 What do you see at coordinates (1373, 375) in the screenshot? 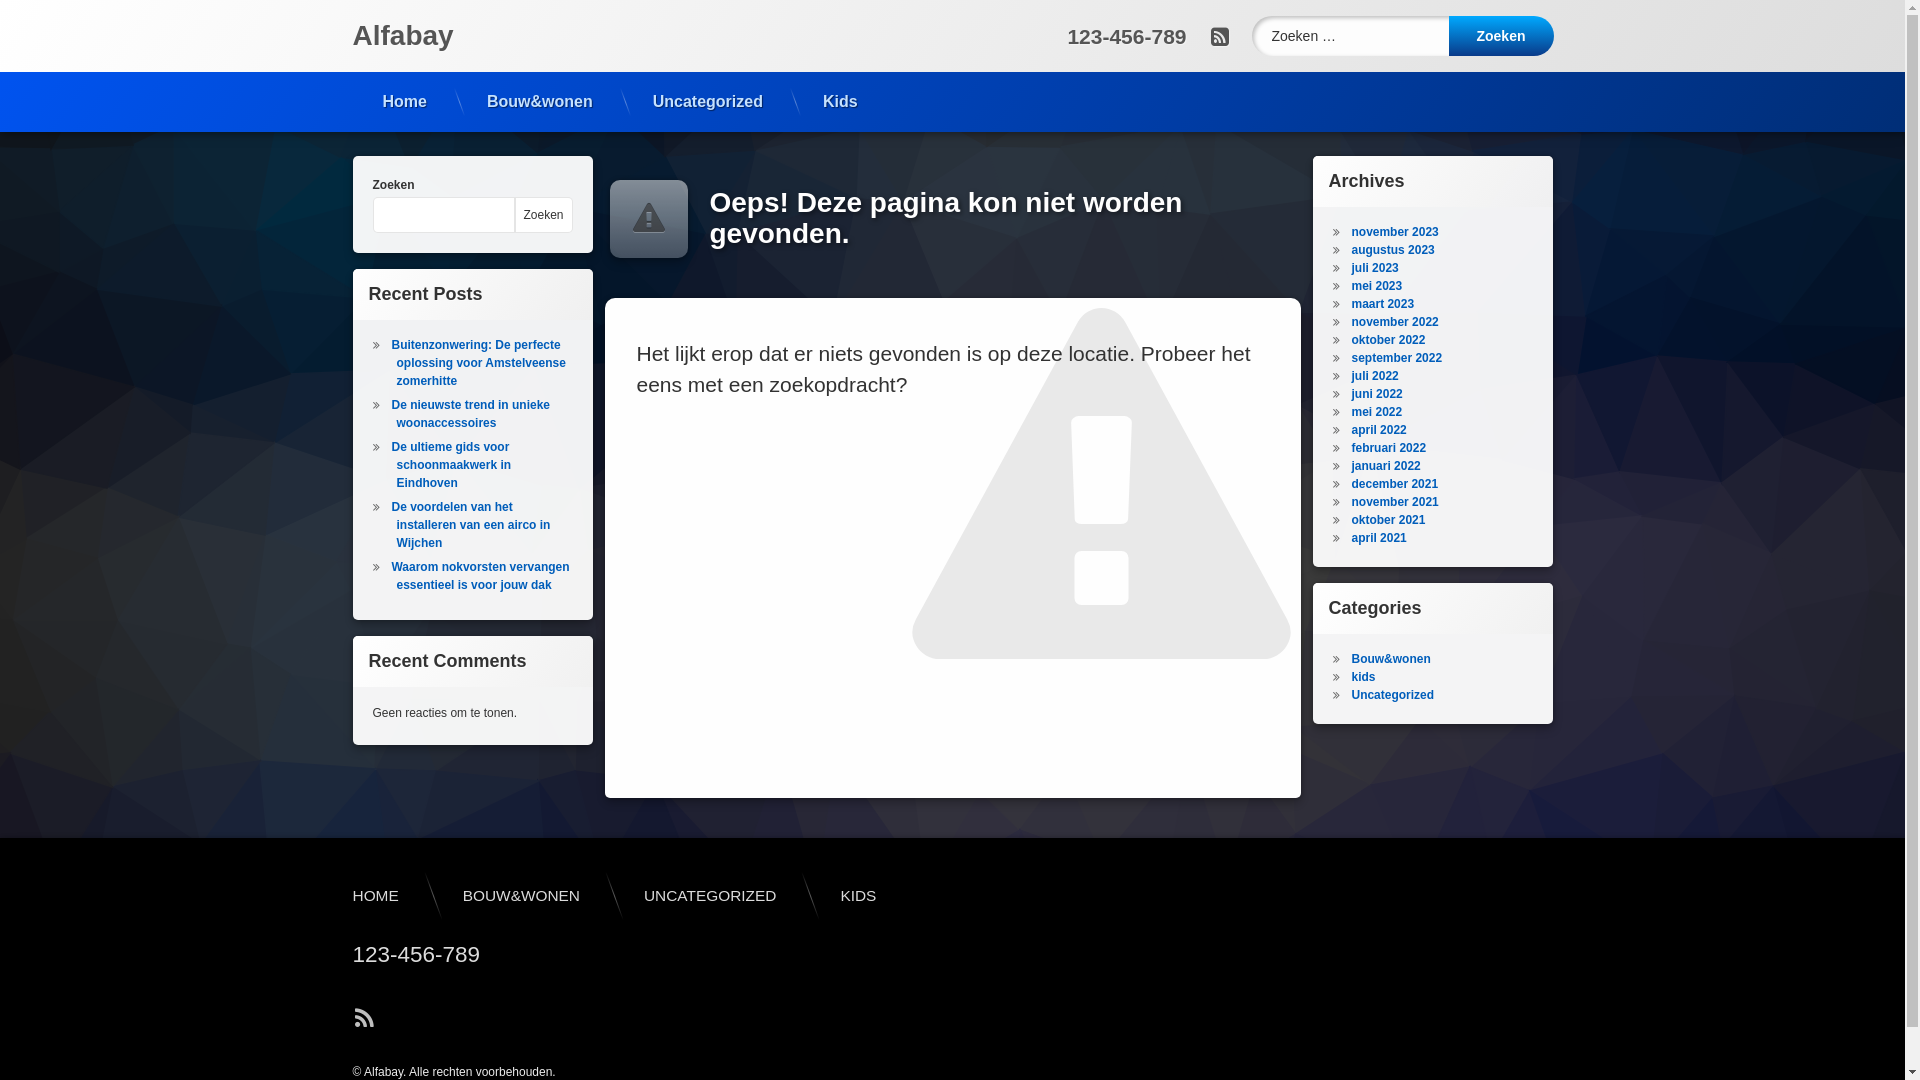
I see `'juli 2022'` at bounding box center [1373, 375].